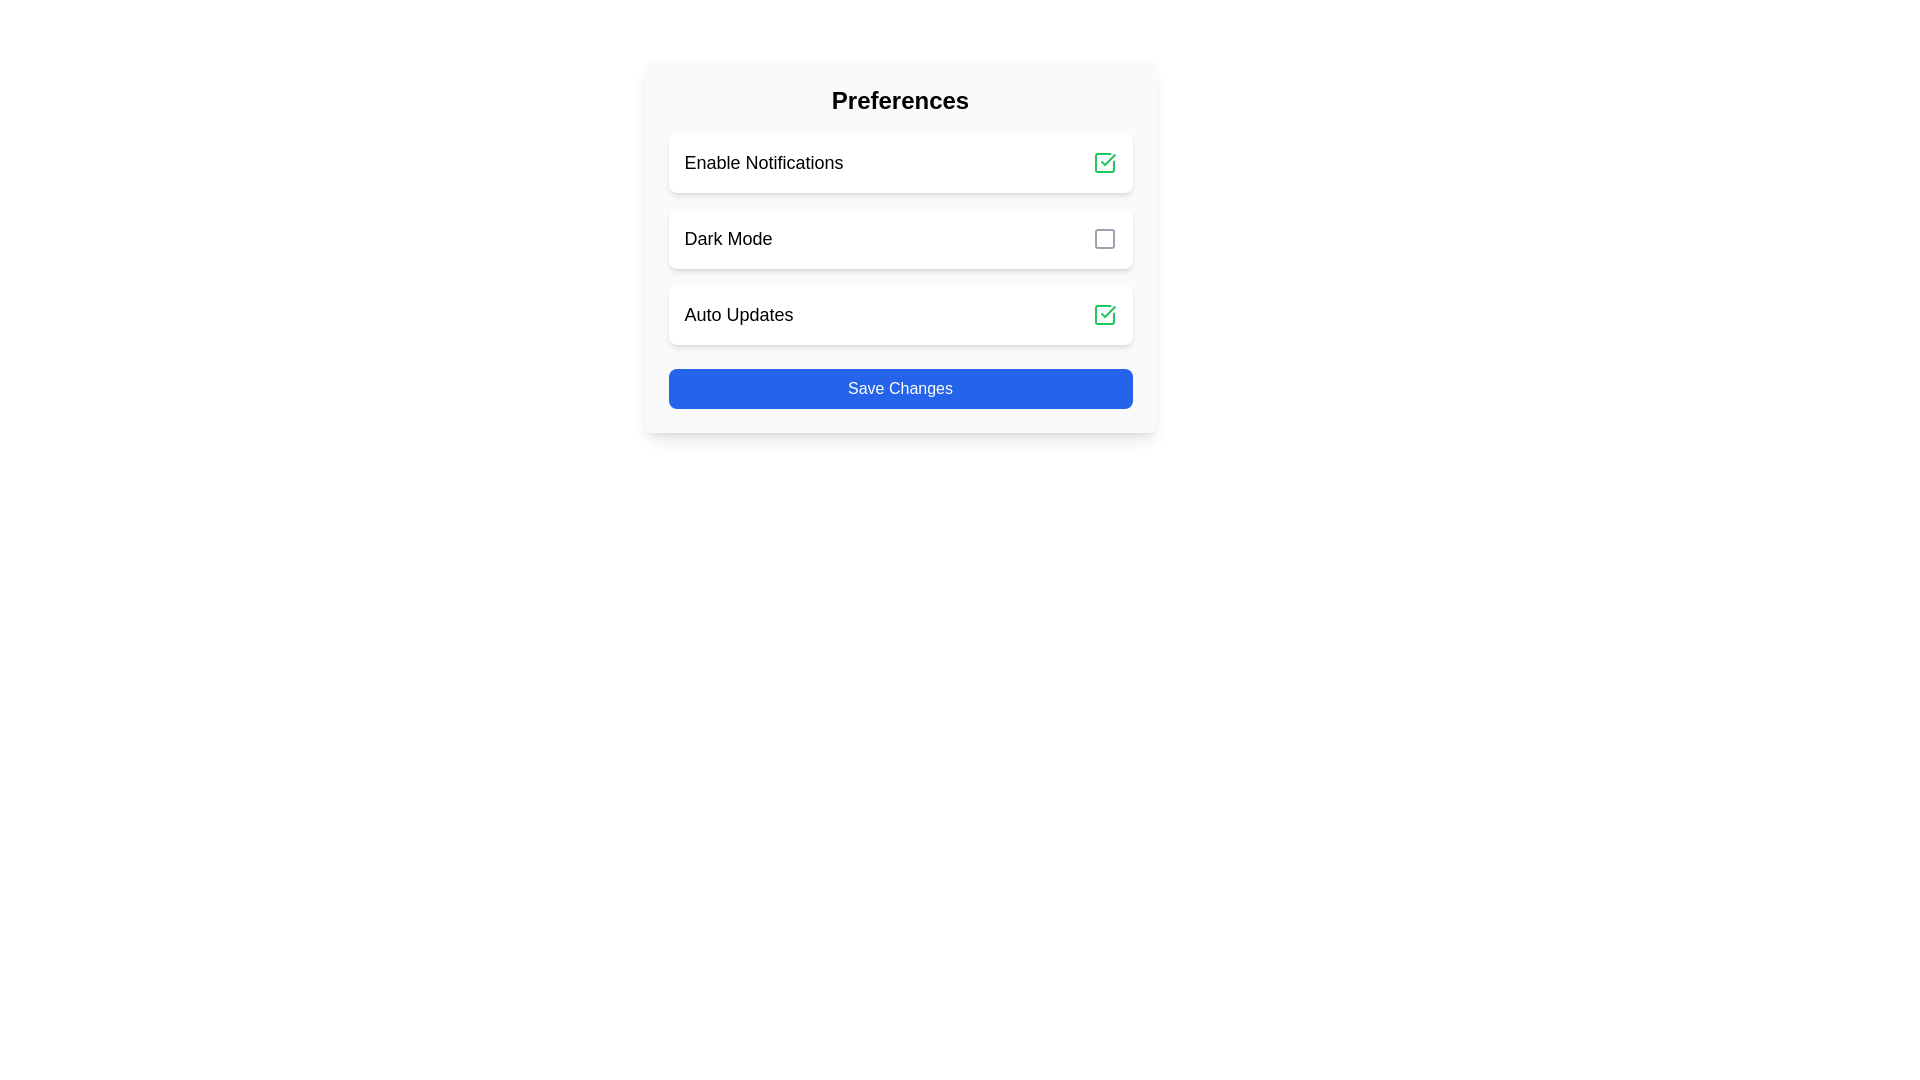  I want to click on the green checkmark icon in the checkbox located to the right of the 'Auto Updates' label, so click(1103, 315).